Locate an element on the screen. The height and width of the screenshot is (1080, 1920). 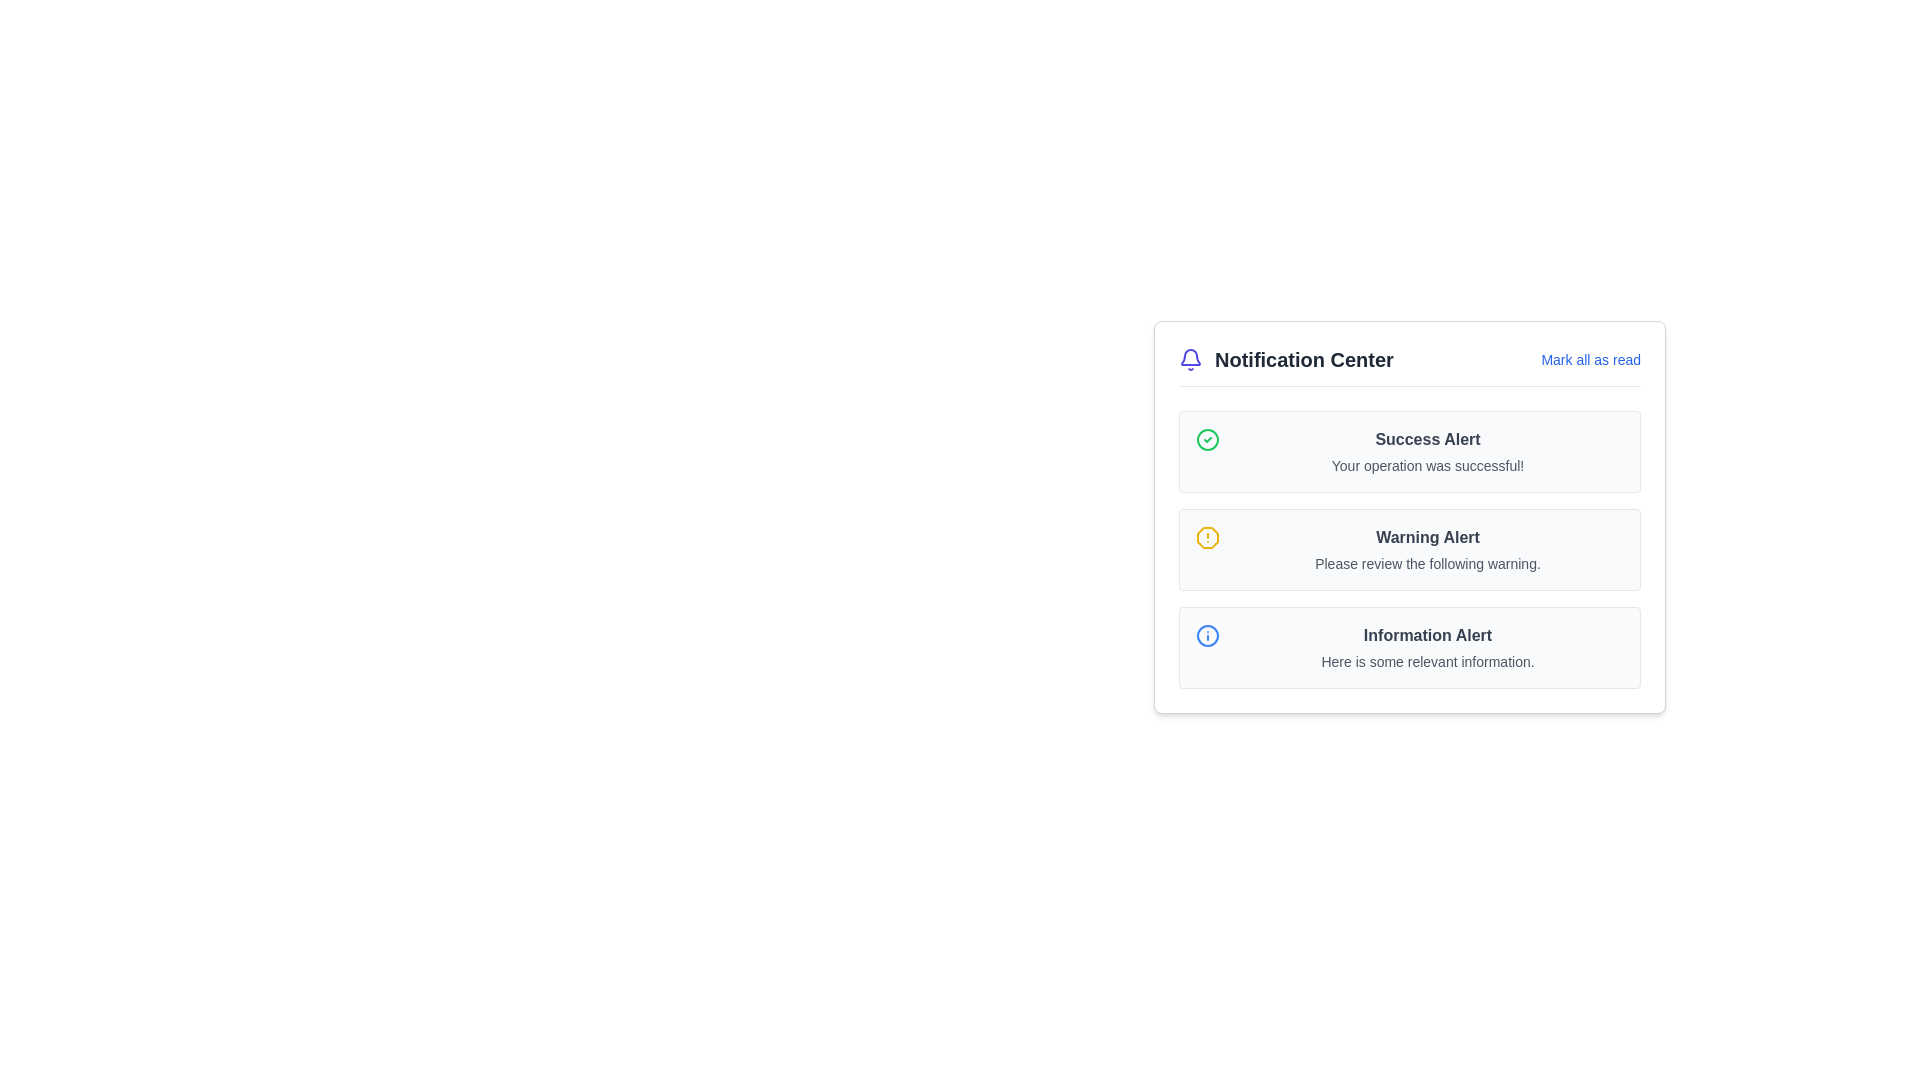
message from the first informational display card in the notification center panel, located in the top-left portion of the list is located at coordinates (1427, 451).